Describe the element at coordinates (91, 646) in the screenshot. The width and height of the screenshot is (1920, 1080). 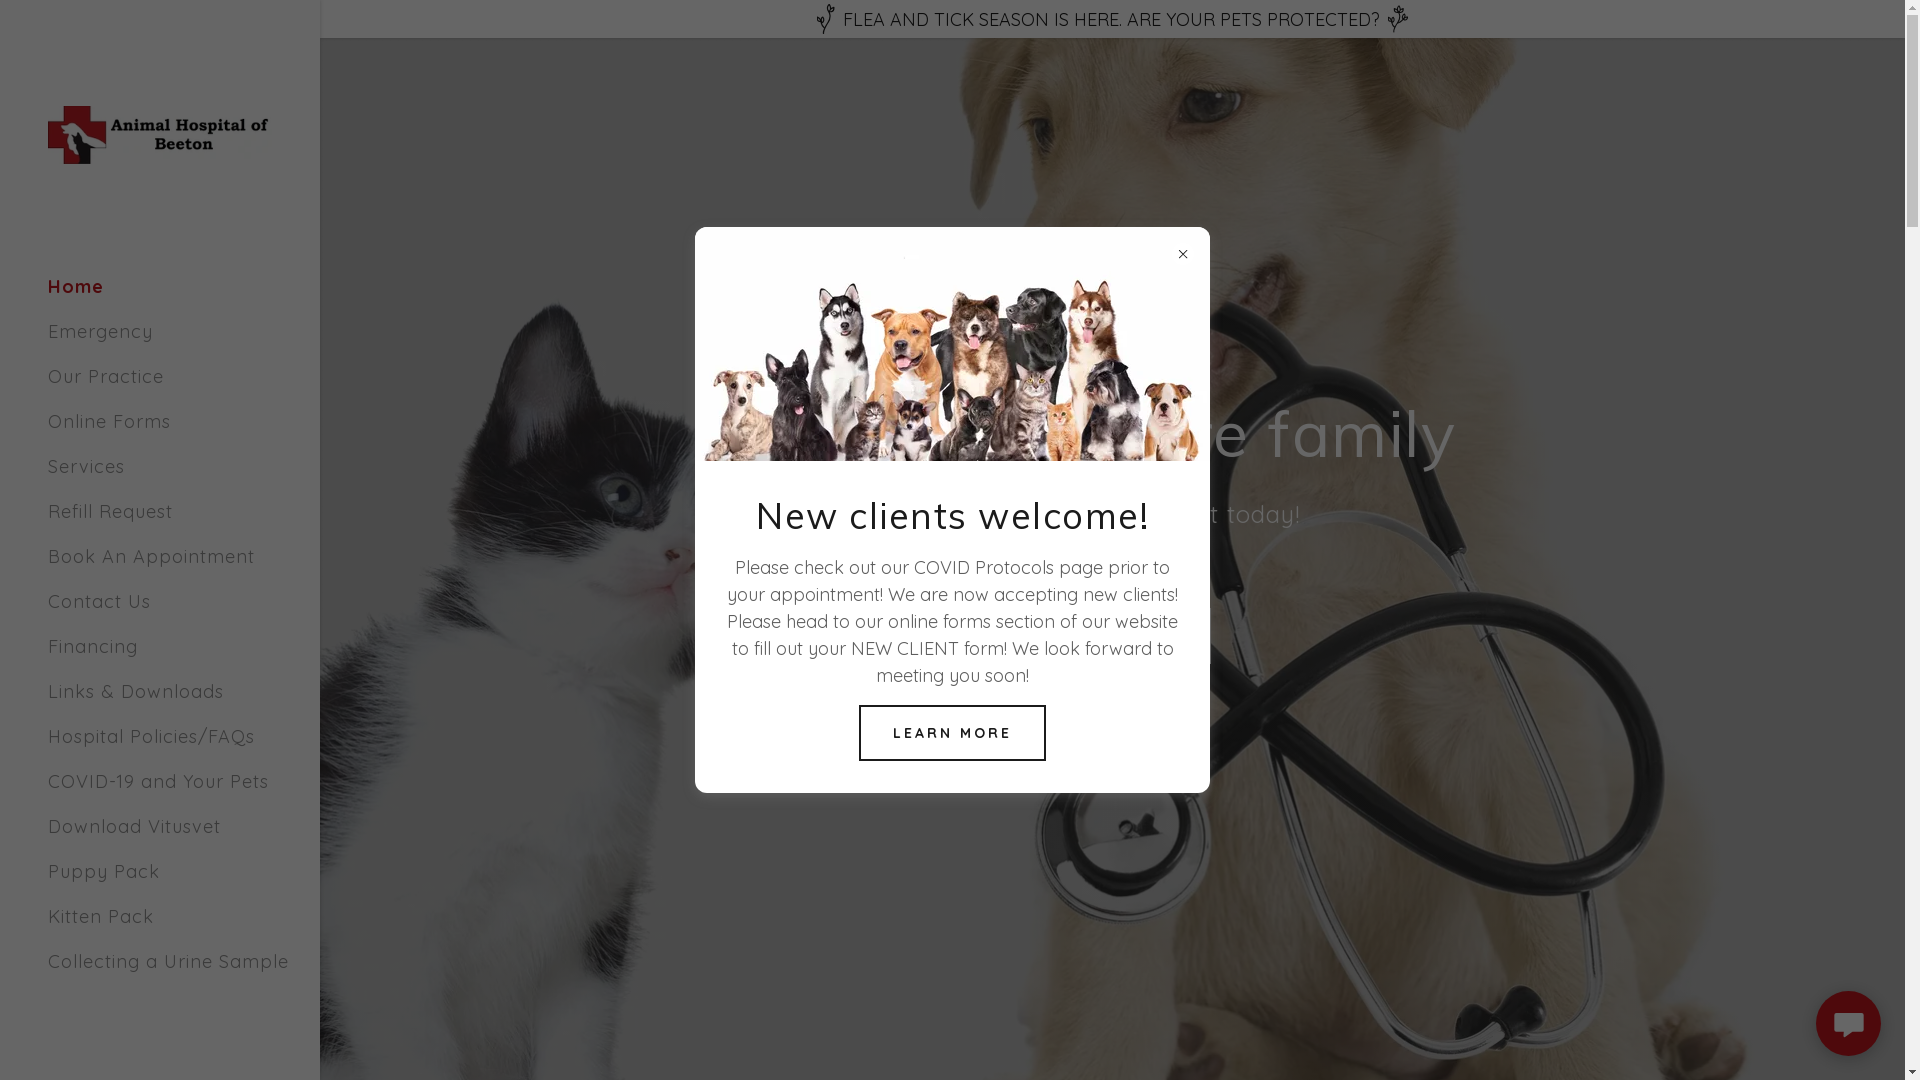
I see `'Financing'` at that location.